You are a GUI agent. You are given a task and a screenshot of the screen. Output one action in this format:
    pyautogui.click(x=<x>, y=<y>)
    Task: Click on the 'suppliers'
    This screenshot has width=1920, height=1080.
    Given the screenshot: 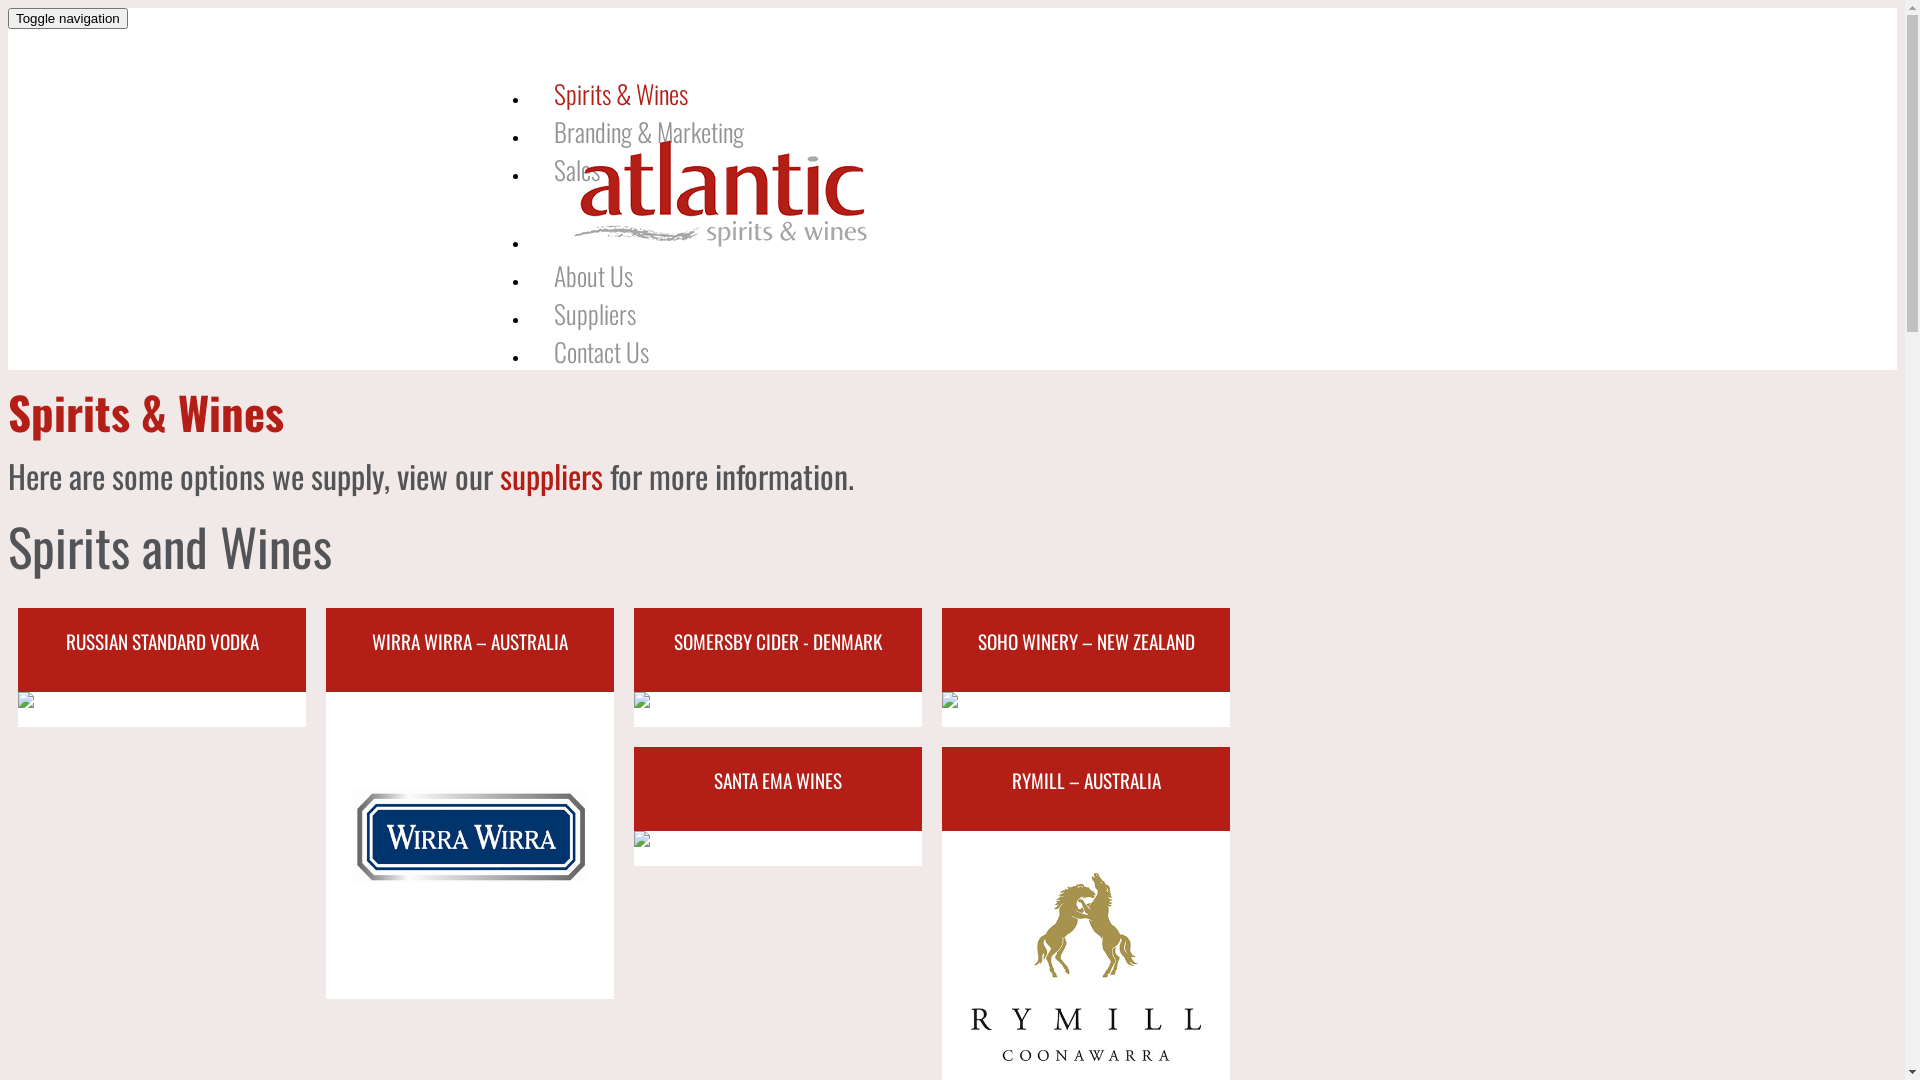 What is the action you would take?
    pyautogui.click(x=551, y=475)
    